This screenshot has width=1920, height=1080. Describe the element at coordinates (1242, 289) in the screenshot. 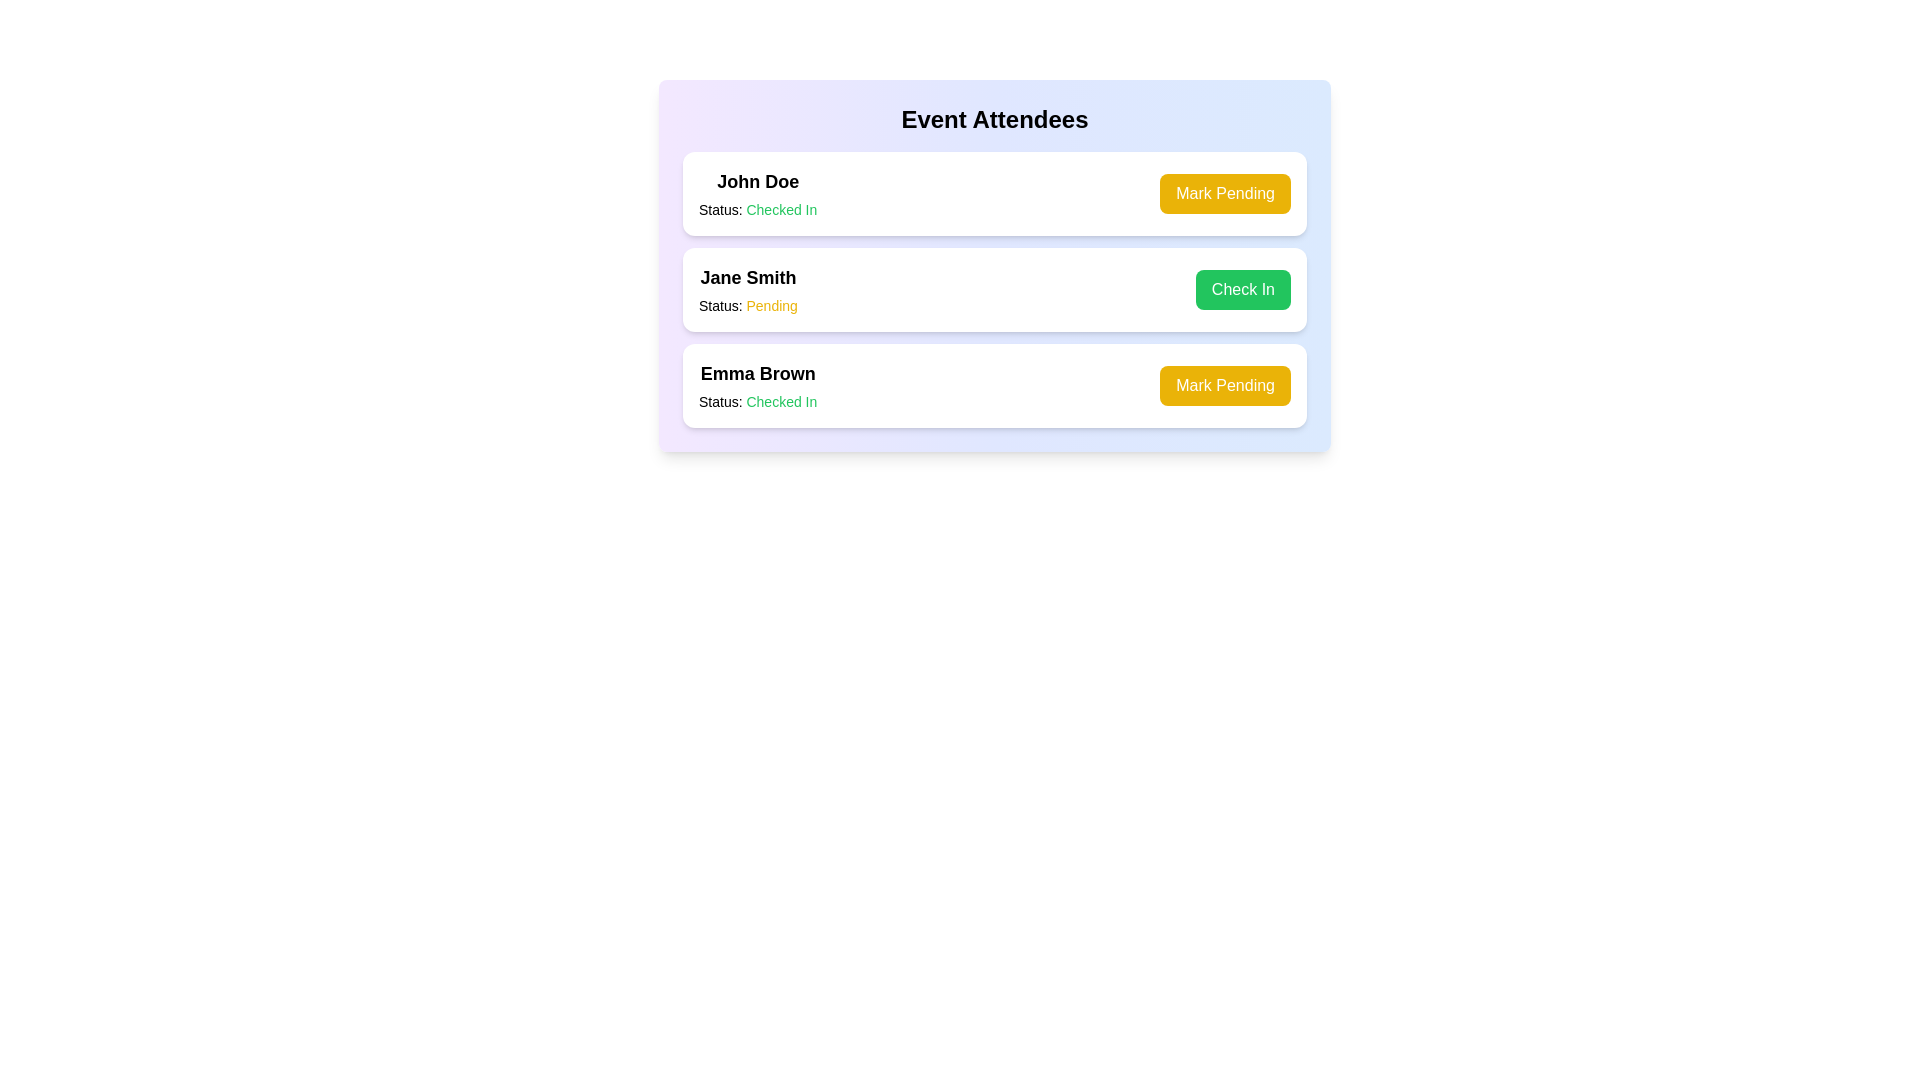

I see `the 'Check In' button for Jane Smith` at that location.